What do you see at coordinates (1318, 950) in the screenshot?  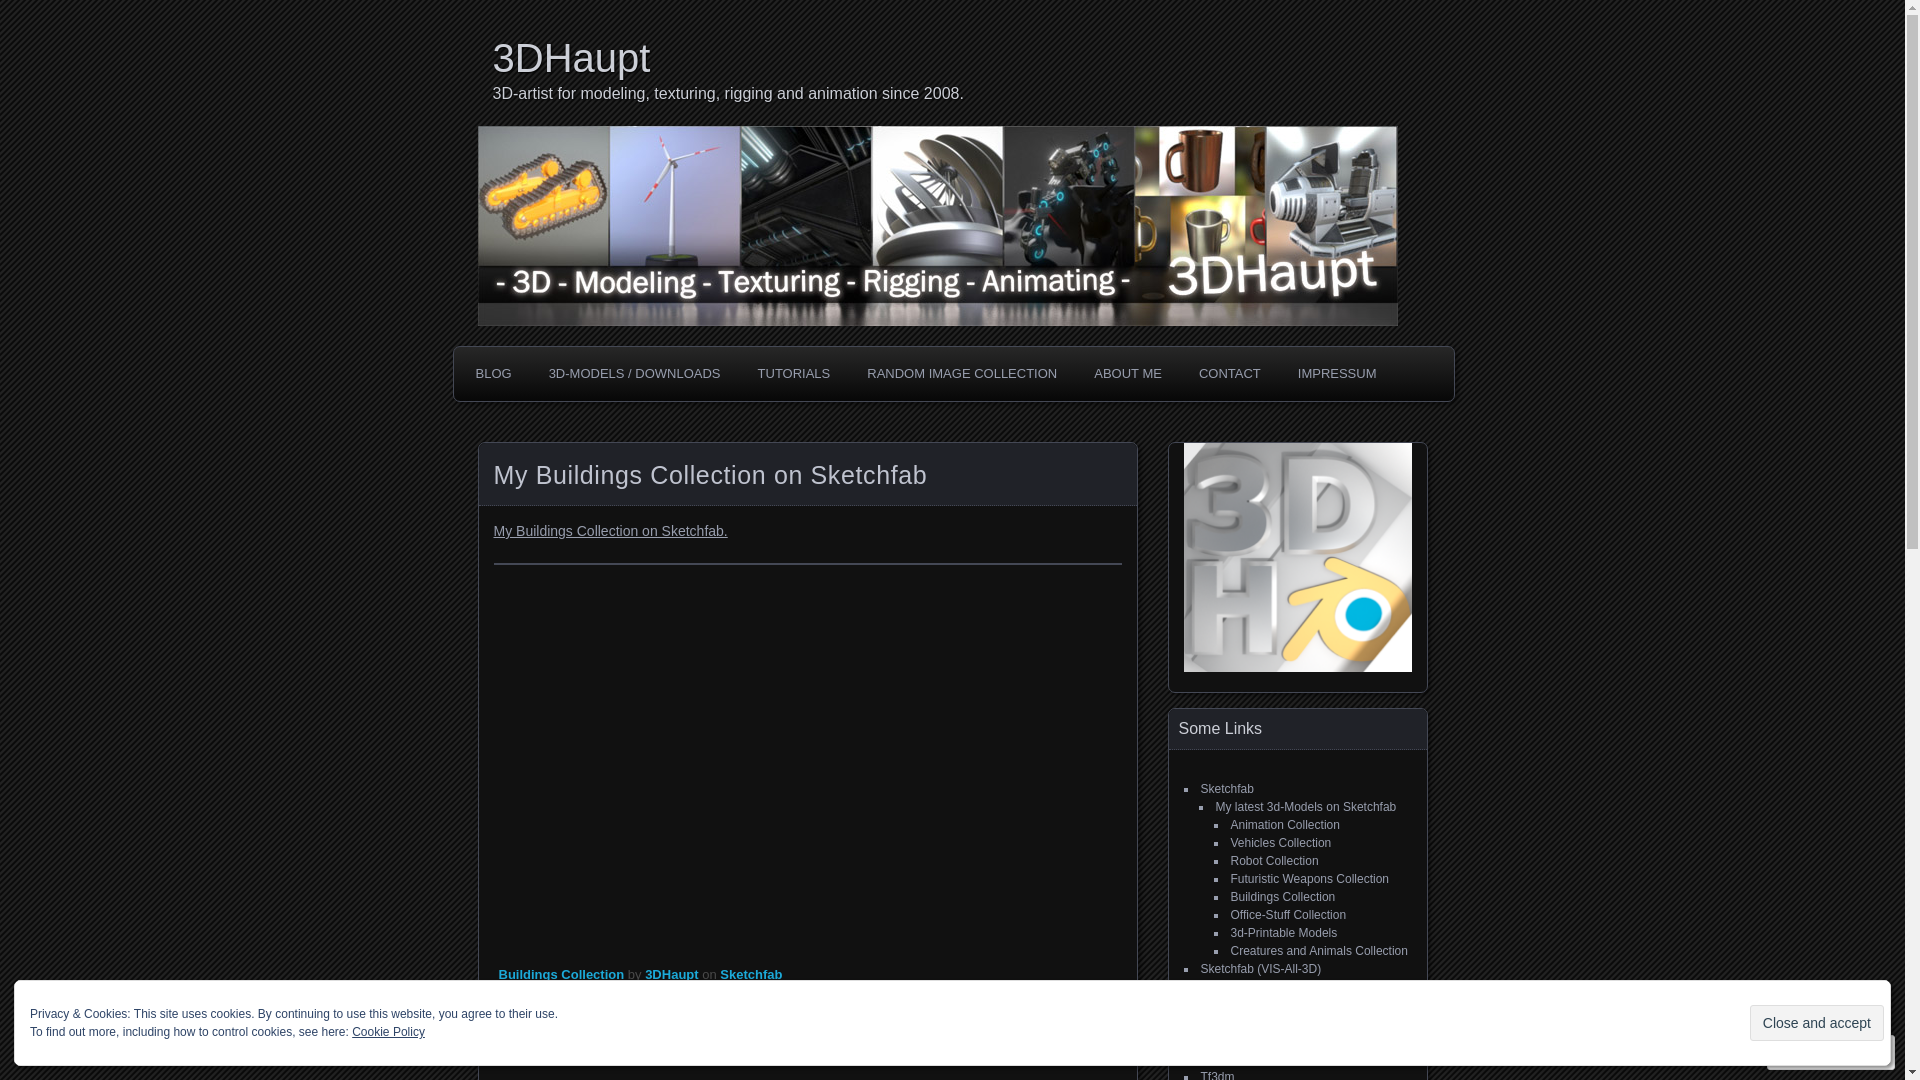 I see `'Creatures and Animals Collection'` at bounding box center [1318, 950].